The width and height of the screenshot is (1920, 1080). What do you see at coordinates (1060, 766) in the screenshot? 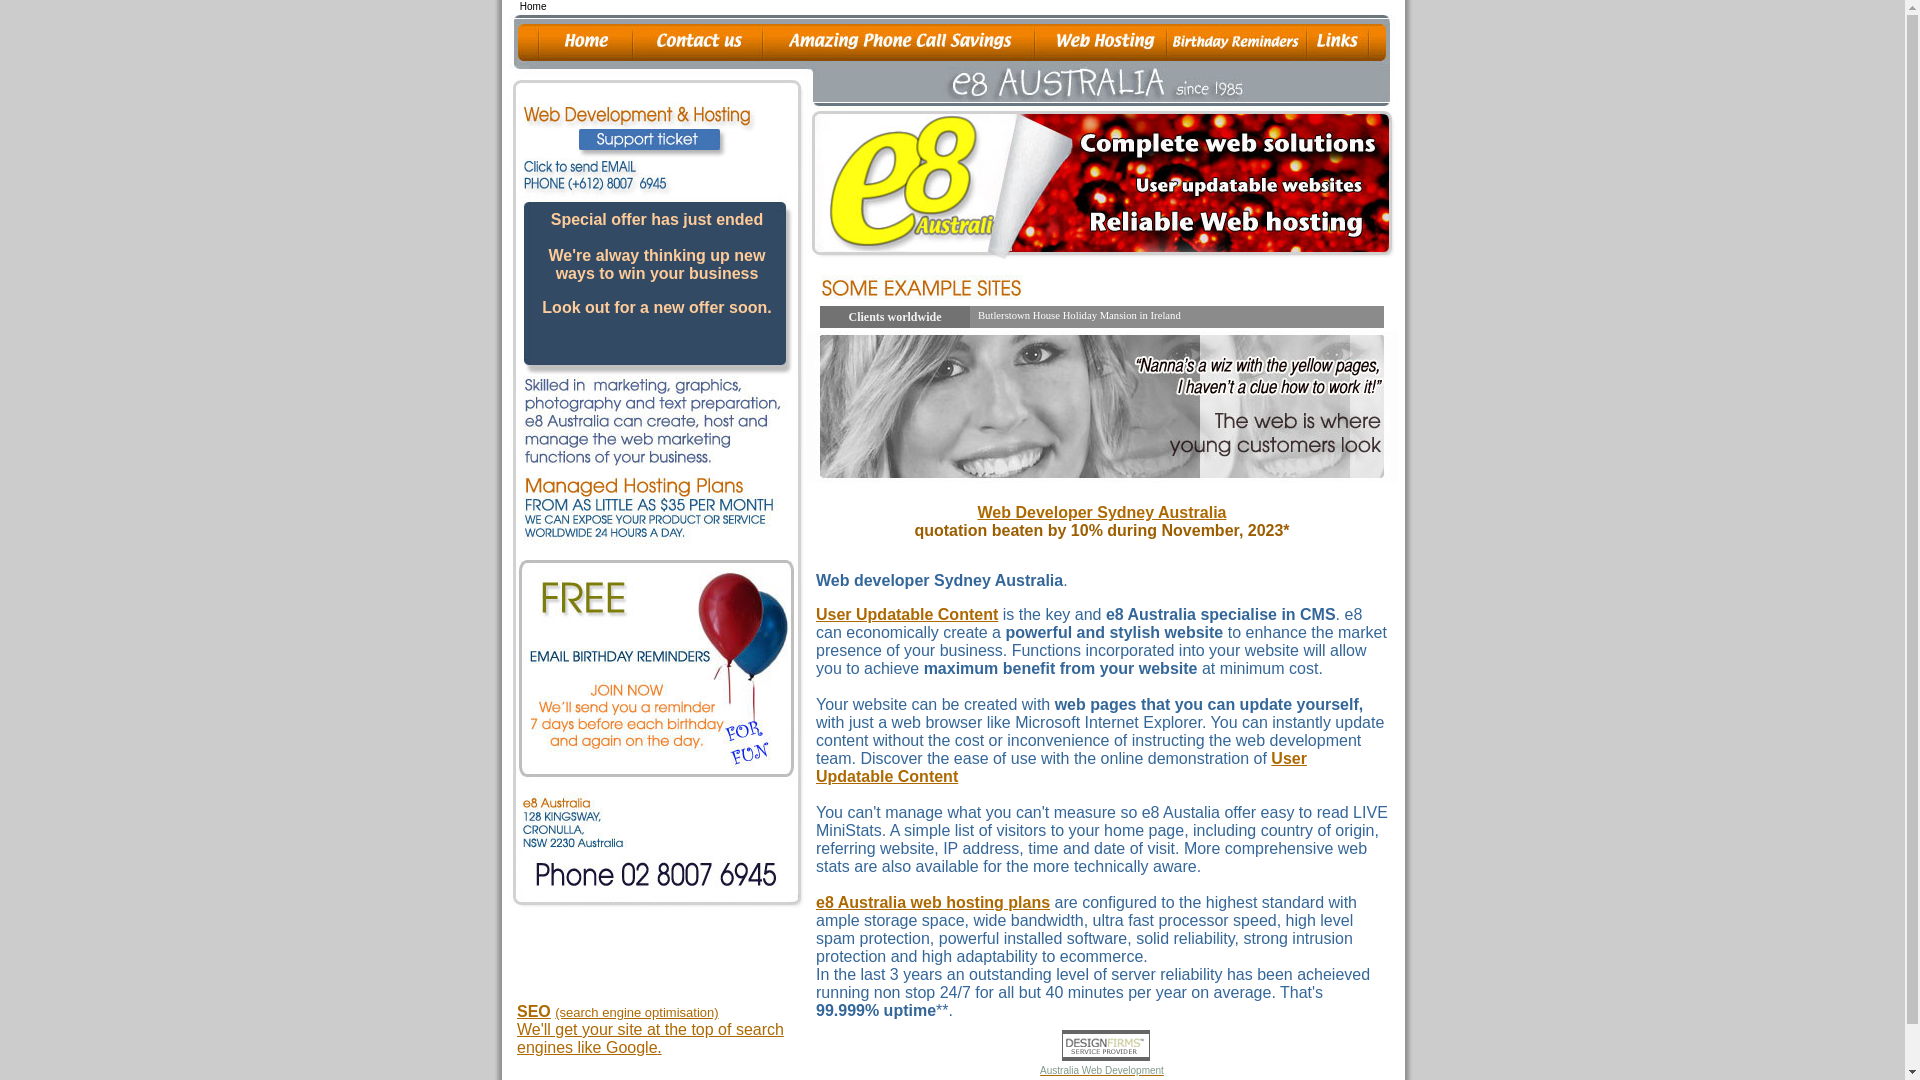
I see `'User Updatable Content'` at bounding box center [1060, 766].